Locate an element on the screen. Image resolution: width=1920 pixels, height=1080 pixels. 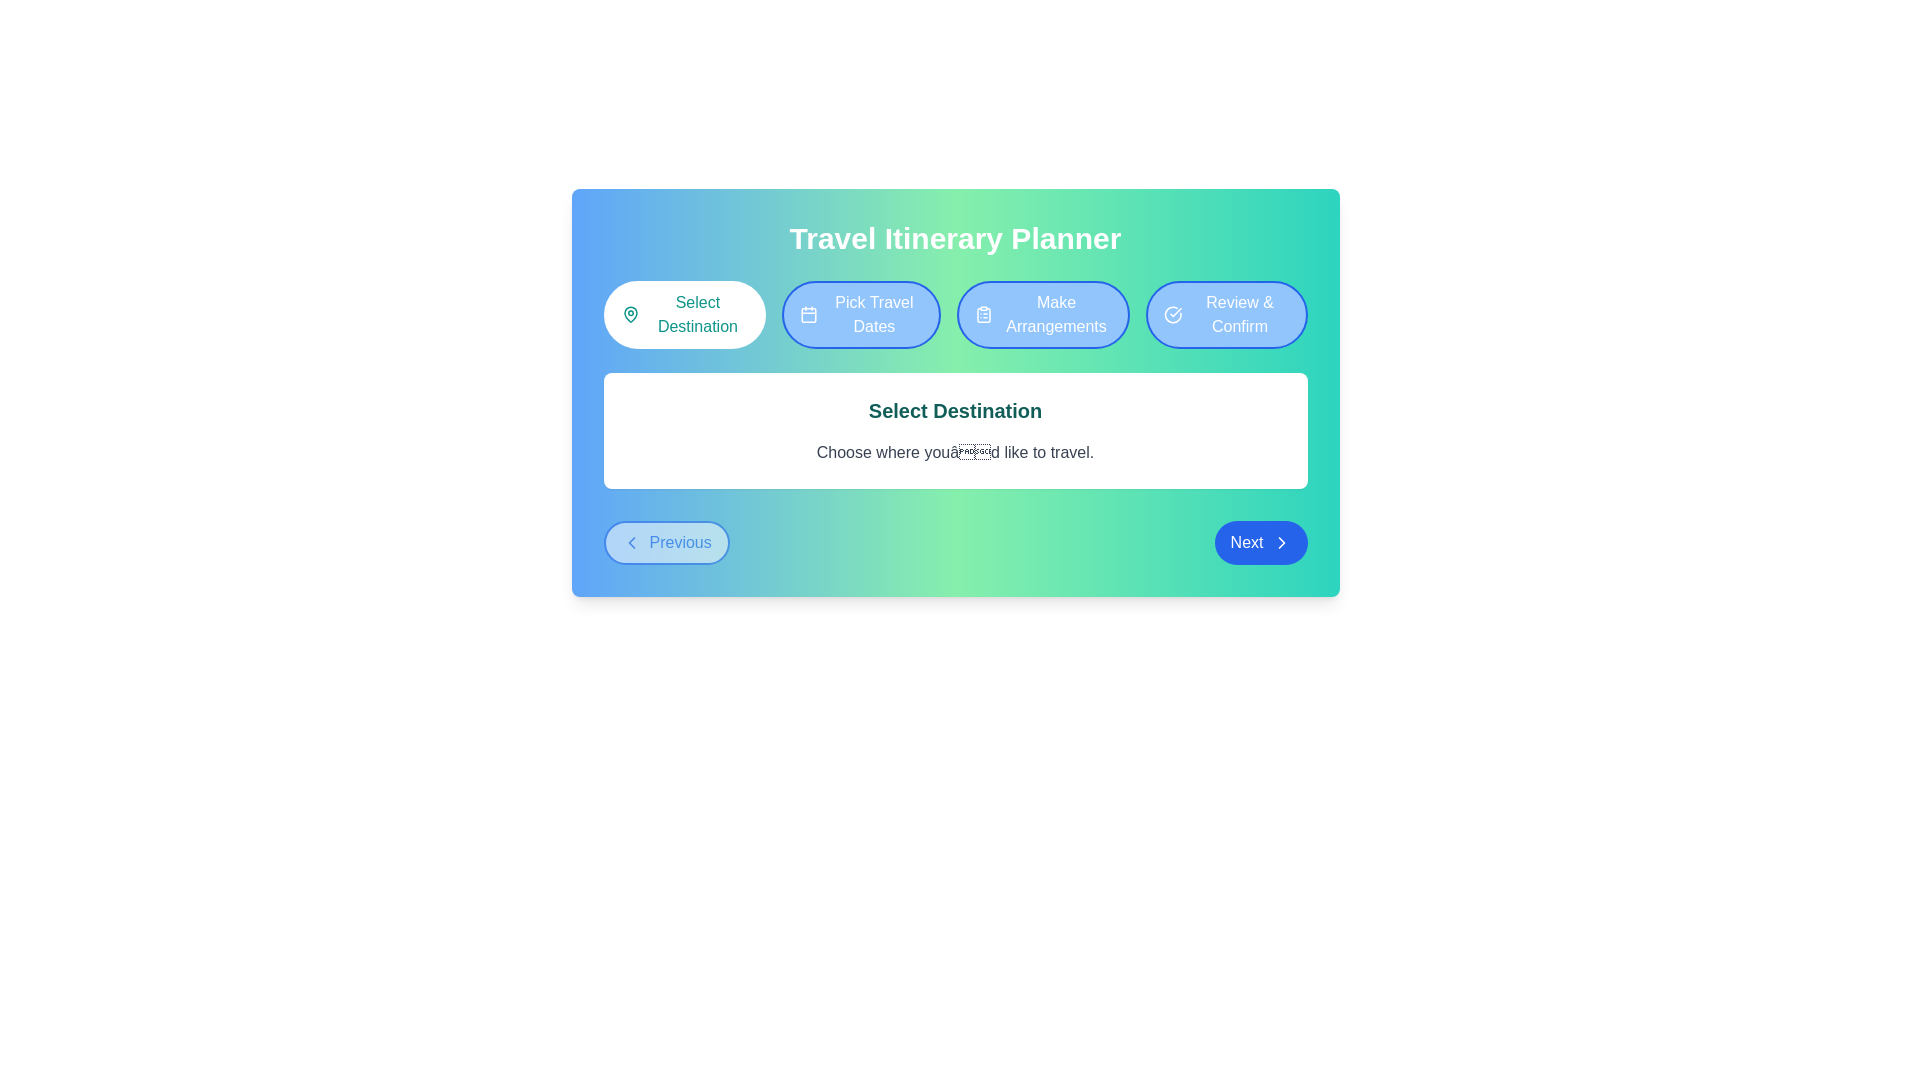
the second button in the Horizontal Button Group marked with blue outlines and light blue background is located at coordinates (954, 315).